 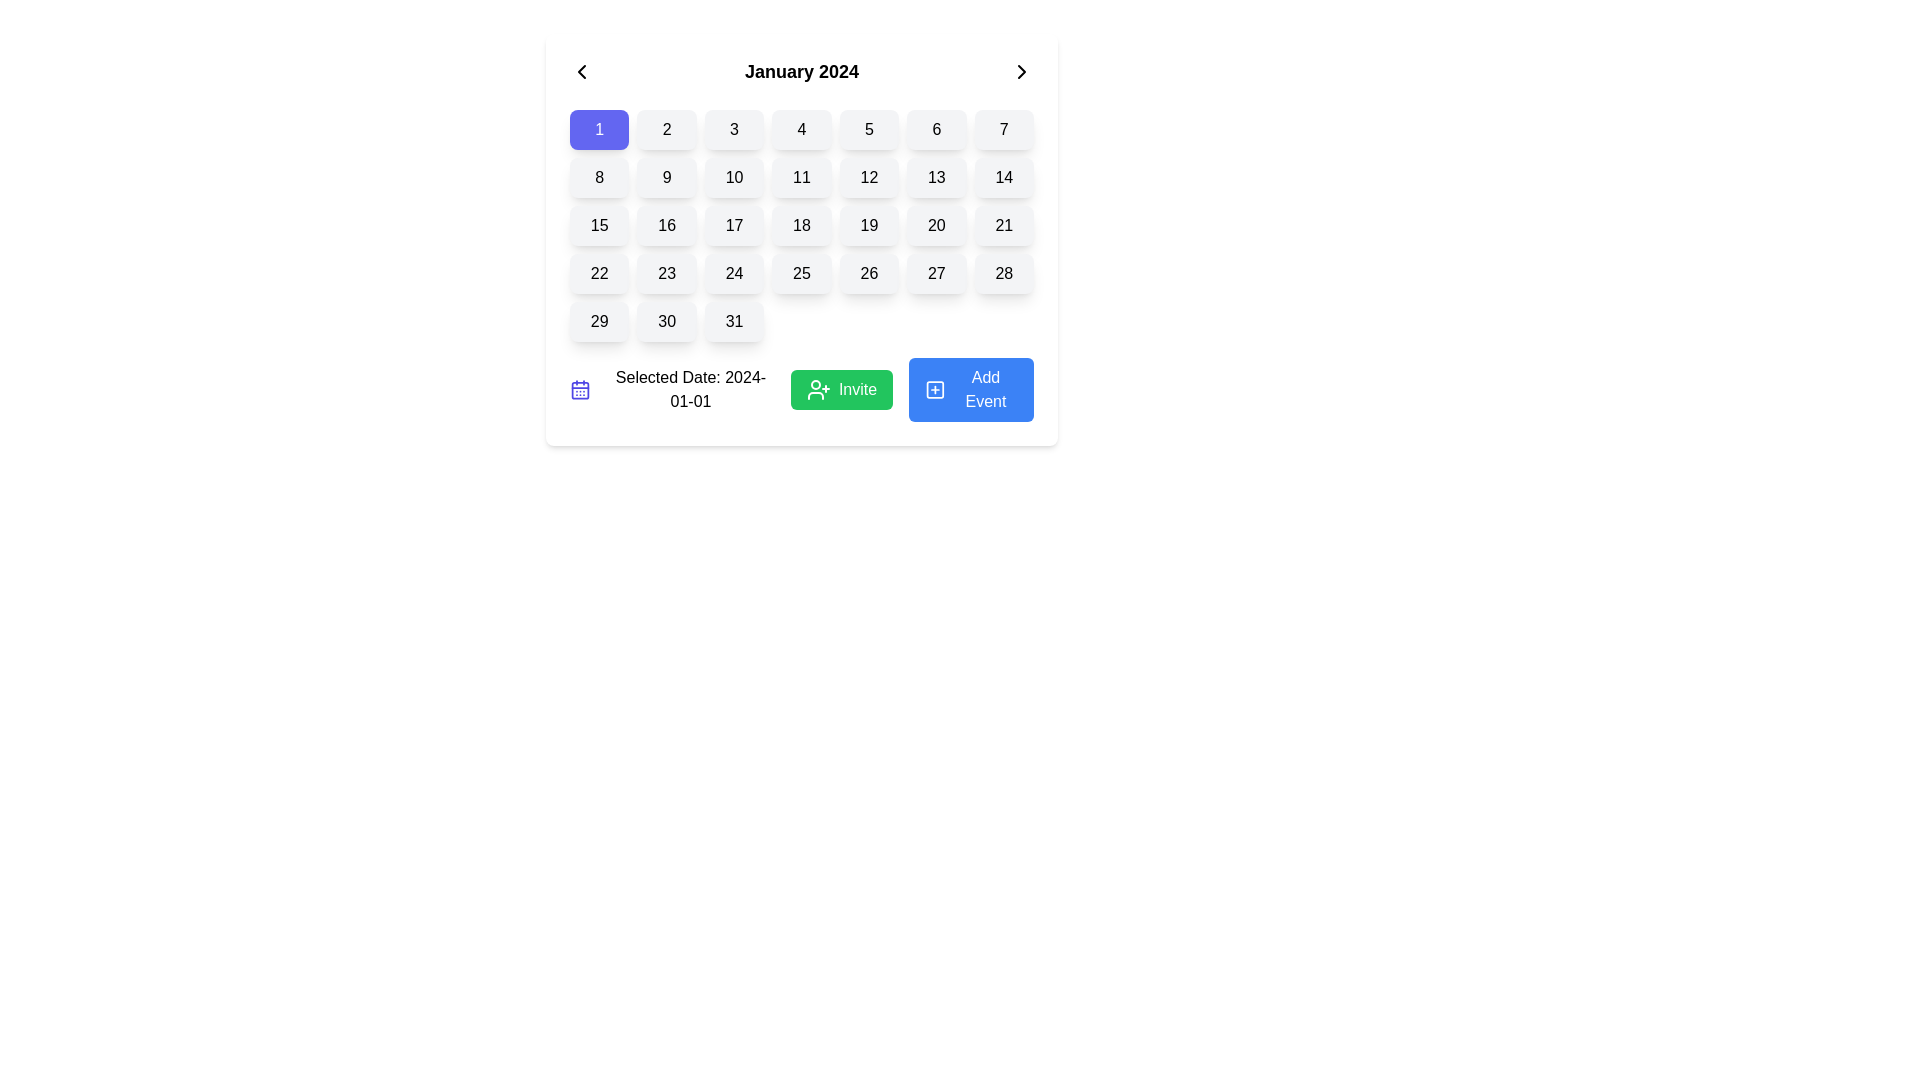 I want to click on the rounded square button labeled '28' in the fourth row, last column of the calendar, so click(x=1004, y=273).